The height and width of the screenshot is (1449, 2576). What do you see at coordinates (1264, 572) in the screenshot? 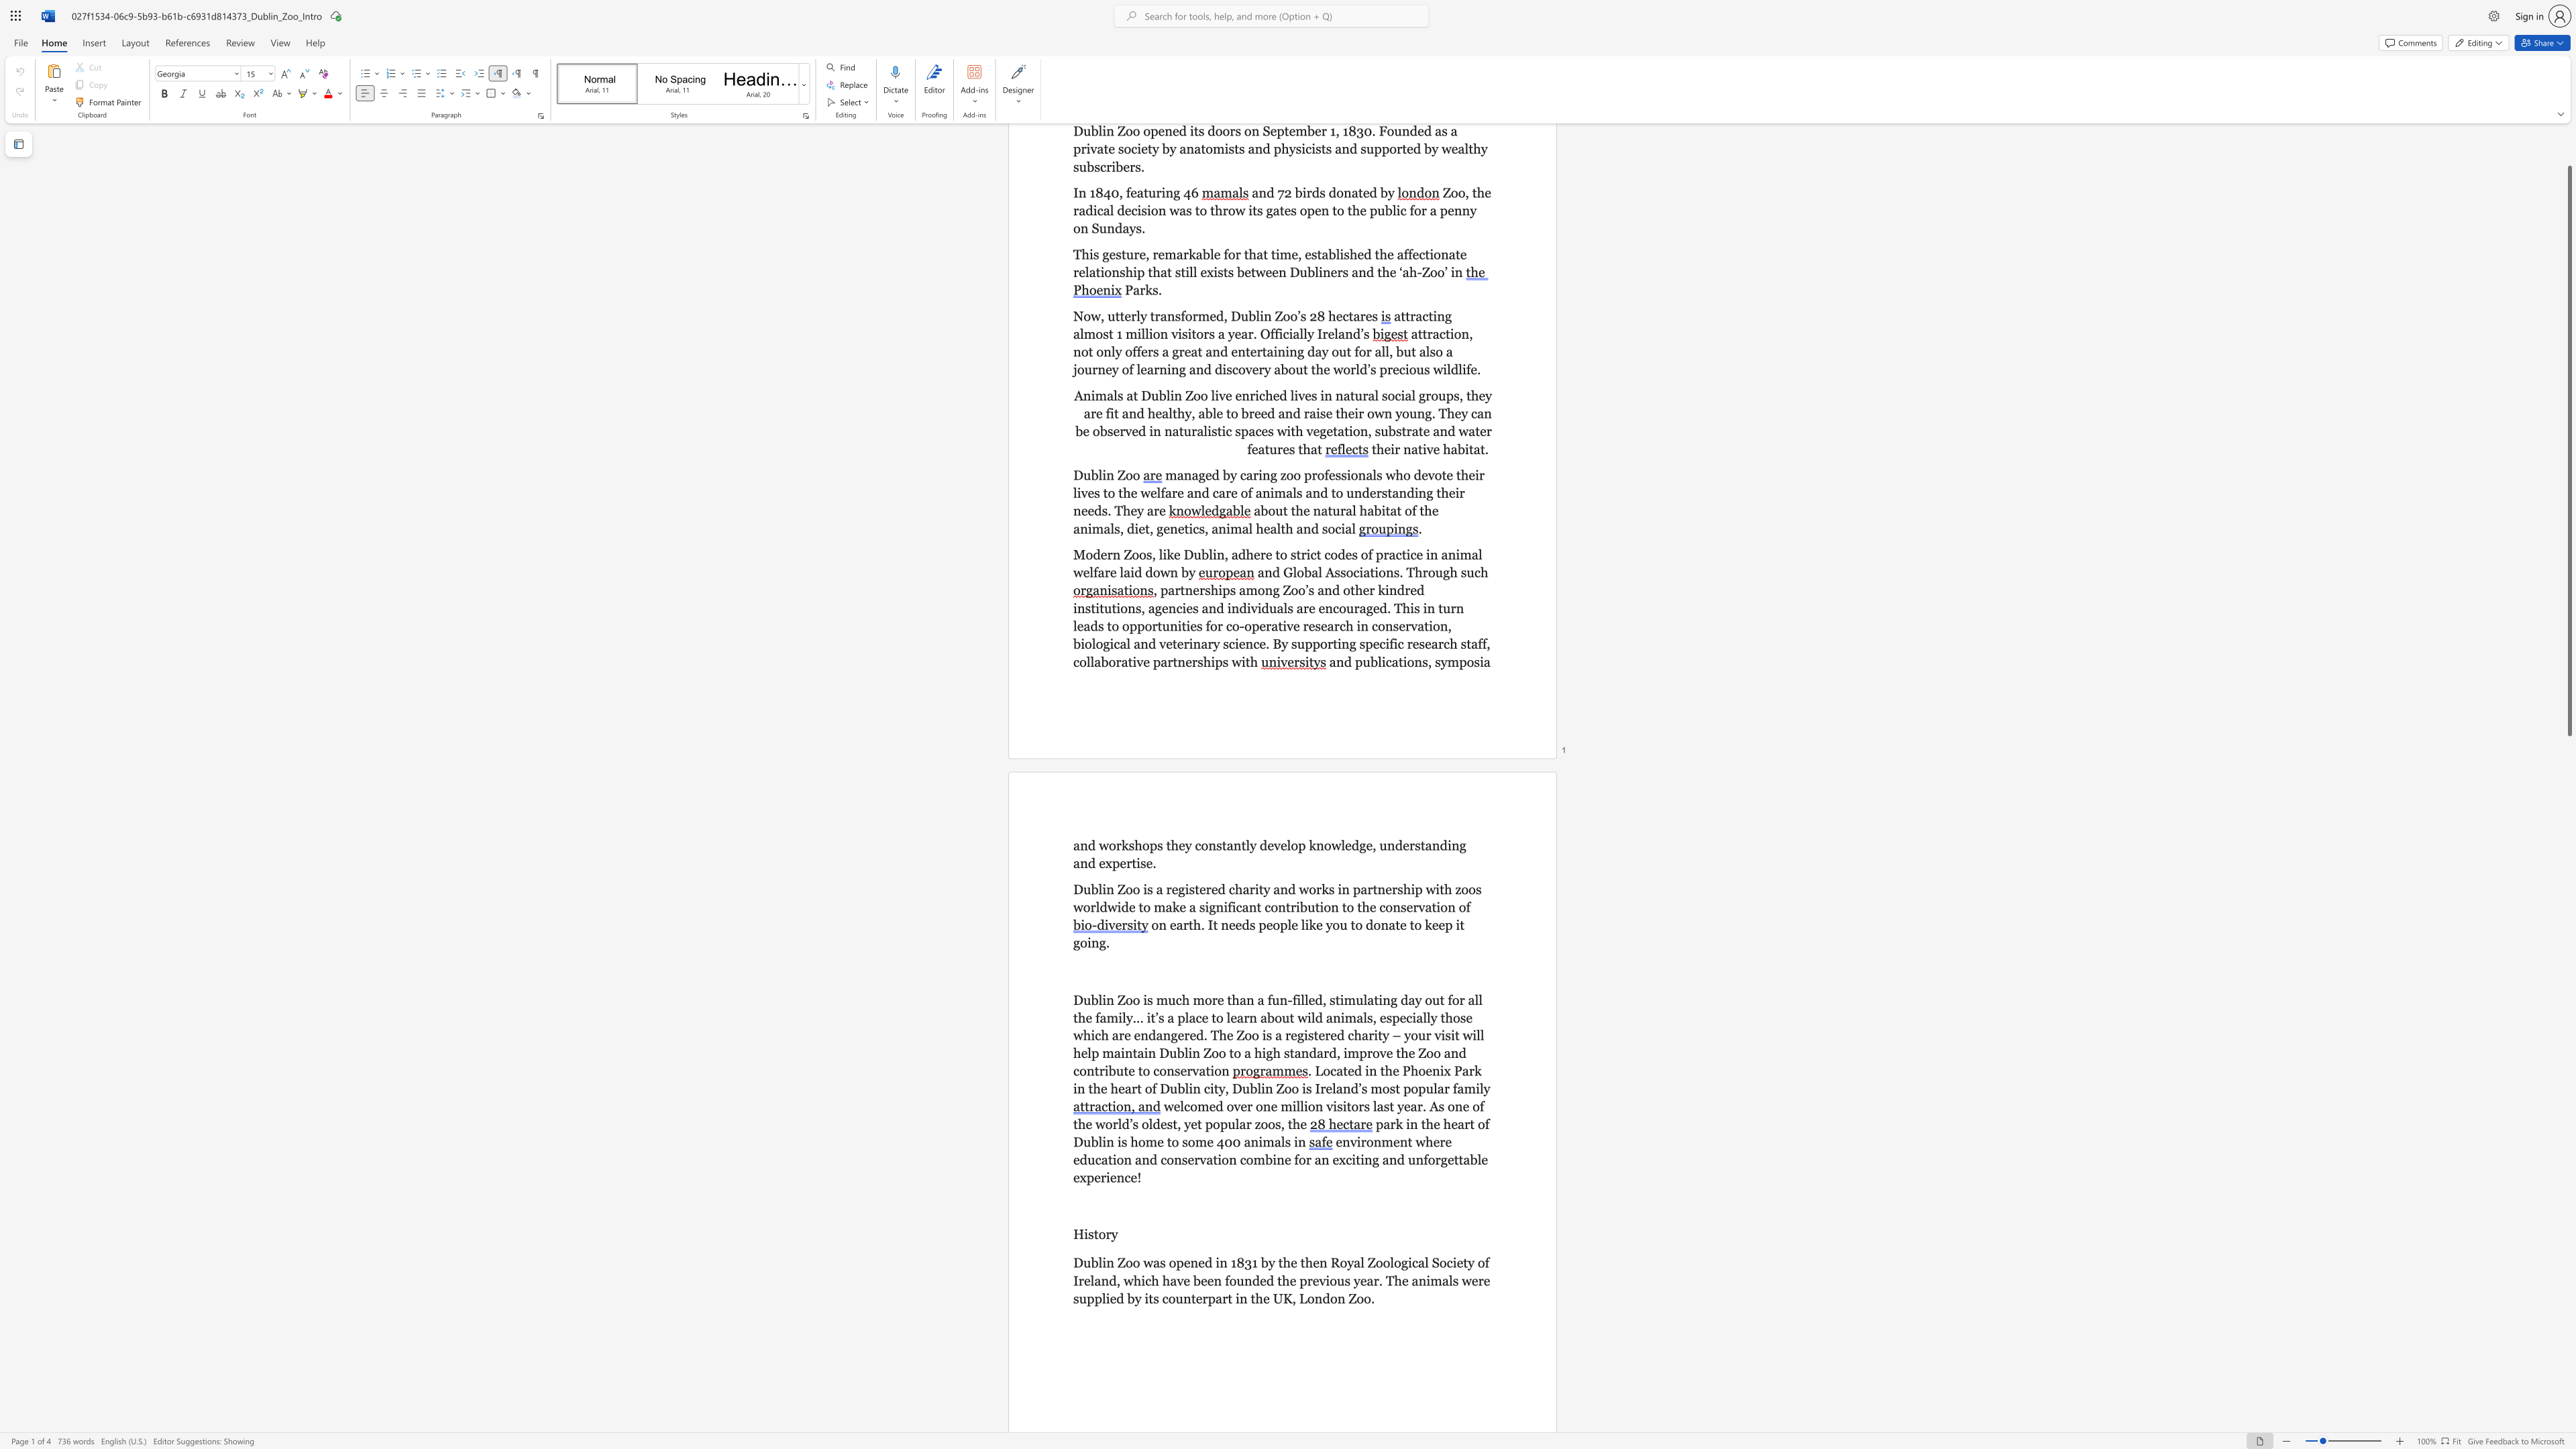
I see `the subset text "nd Global Associations. Thro" within the text "and Global Associations. Through such"` at bounding box center [1264, 572].